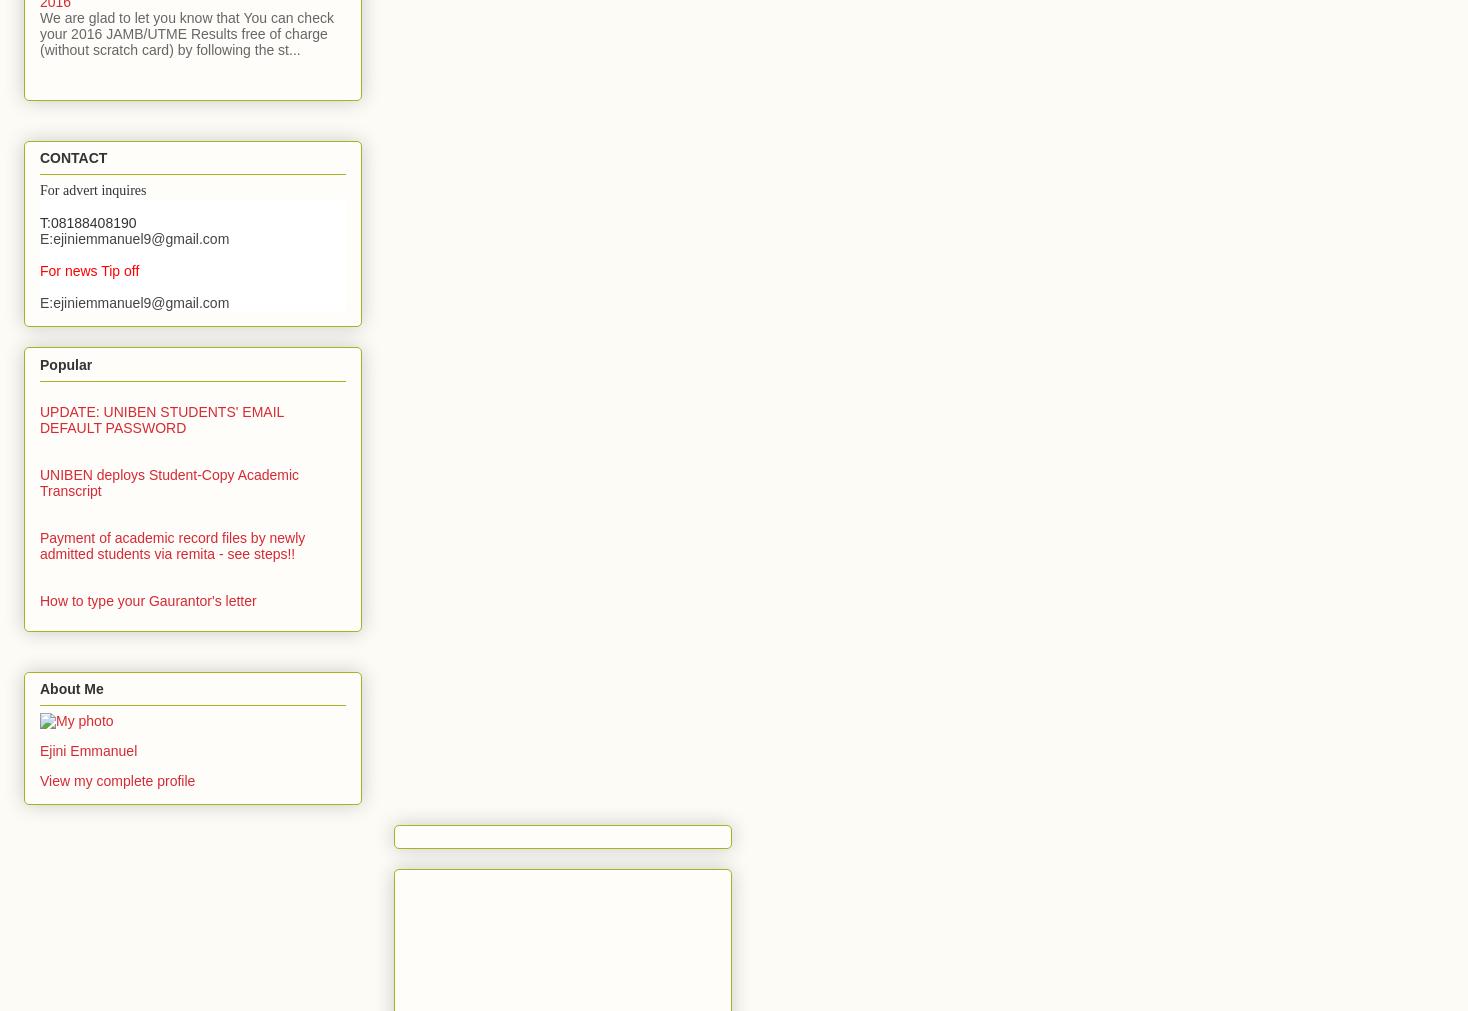 The image size is (1468, 1011). I want to click on 'How to type your Gaurantor's letter', so click(146, 600).